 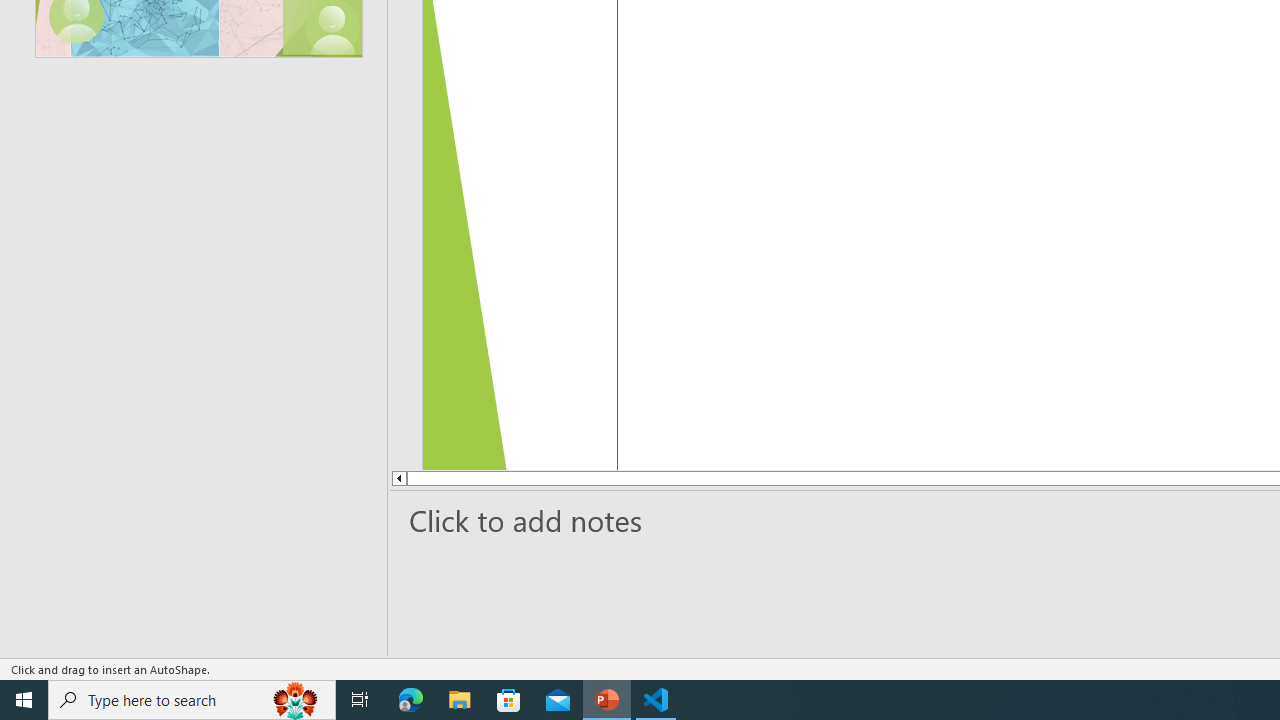 I want to click on 'Microsoft Edge', so click(x=410, y=698).